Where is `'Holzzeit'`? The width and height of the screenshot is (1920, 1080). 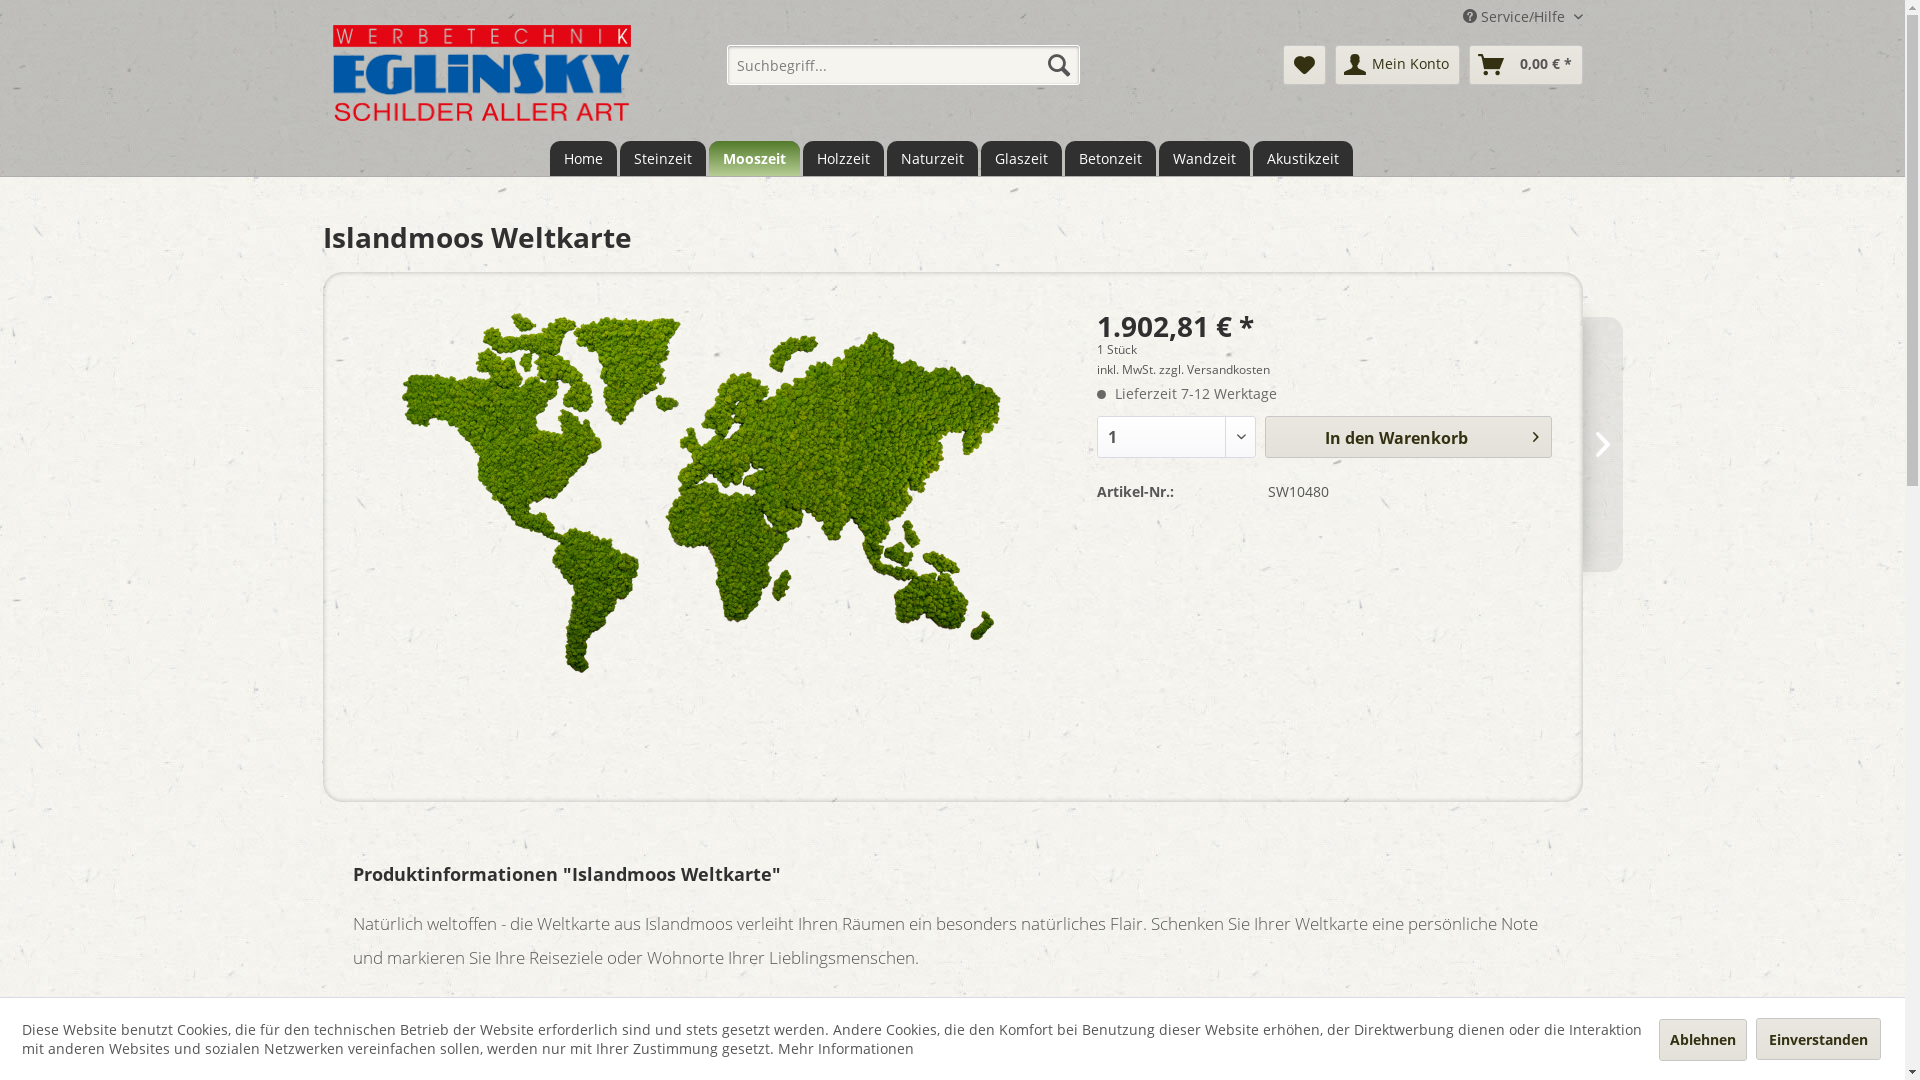 'Holzzeit' is located at coordinates (801, 157).